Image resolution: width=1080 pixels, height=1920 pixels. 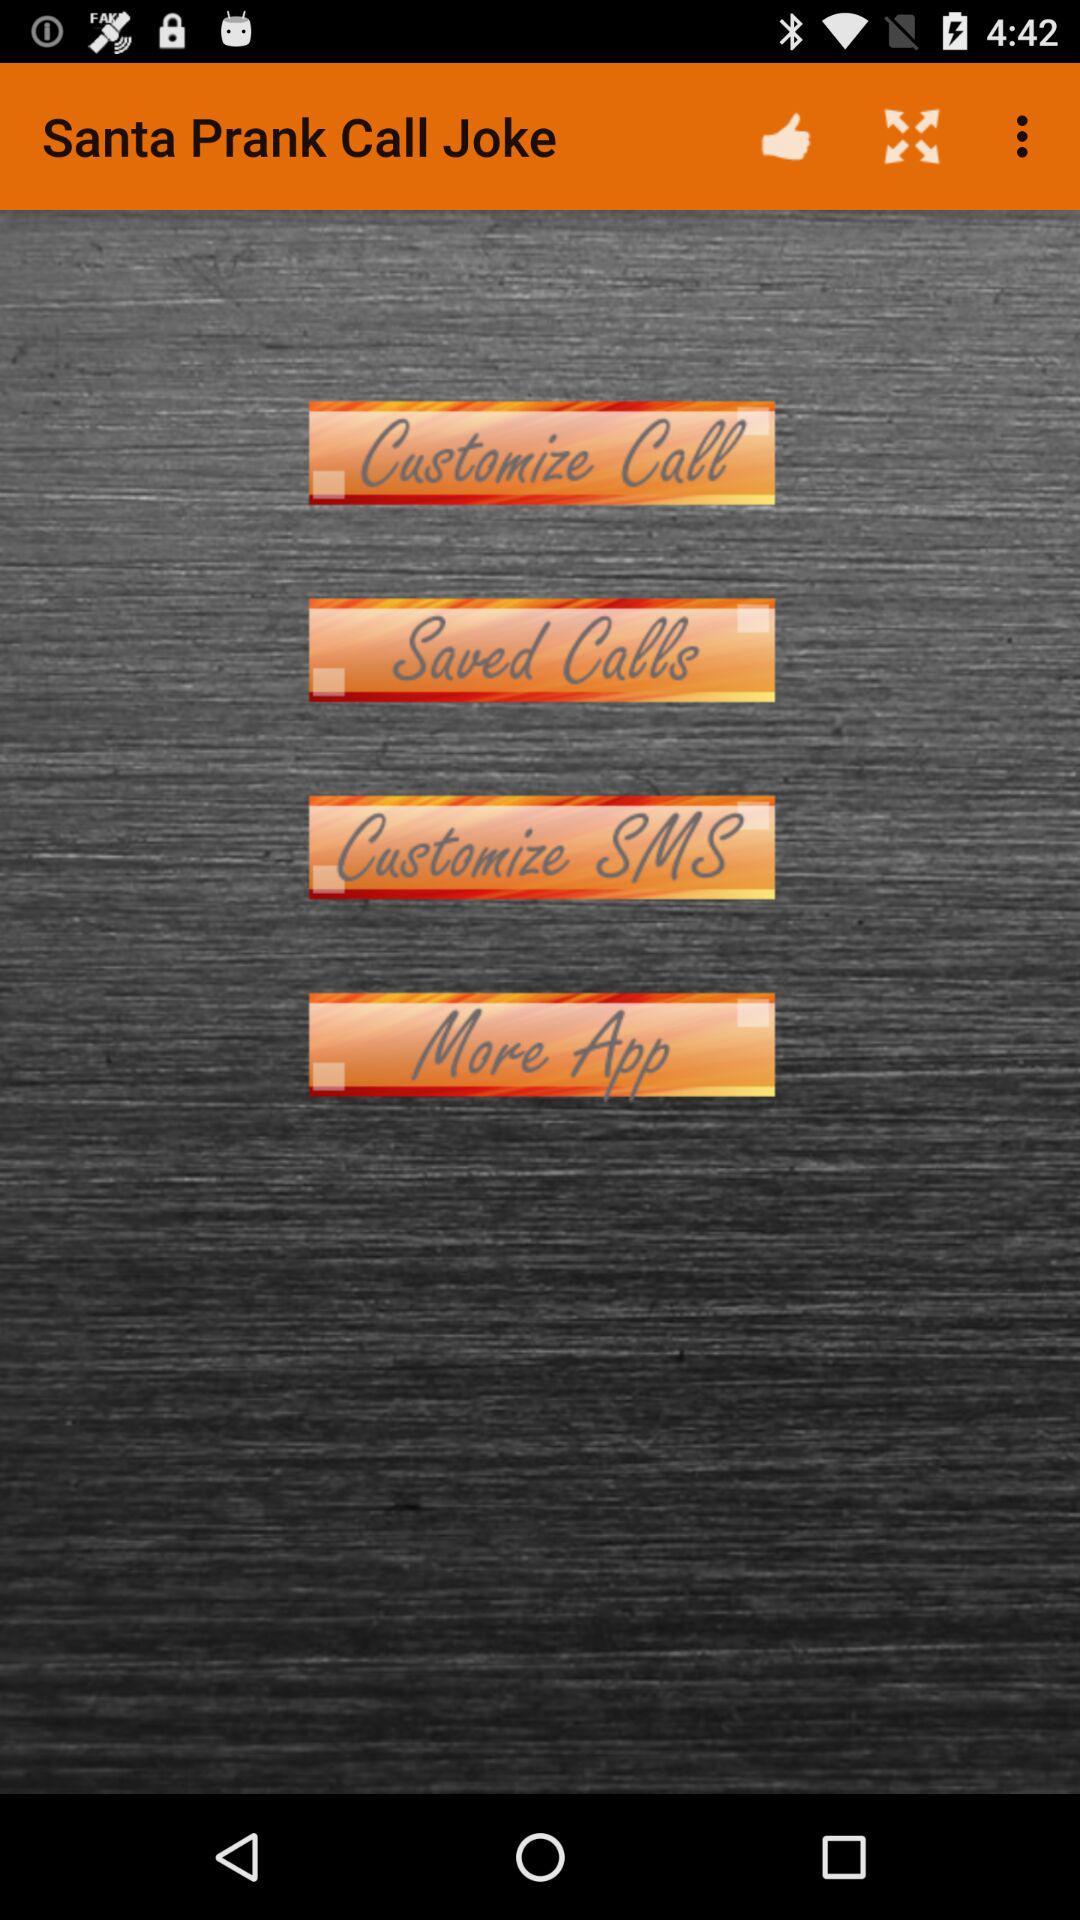 I want to click on customize sms, so click(x=540, y=847).